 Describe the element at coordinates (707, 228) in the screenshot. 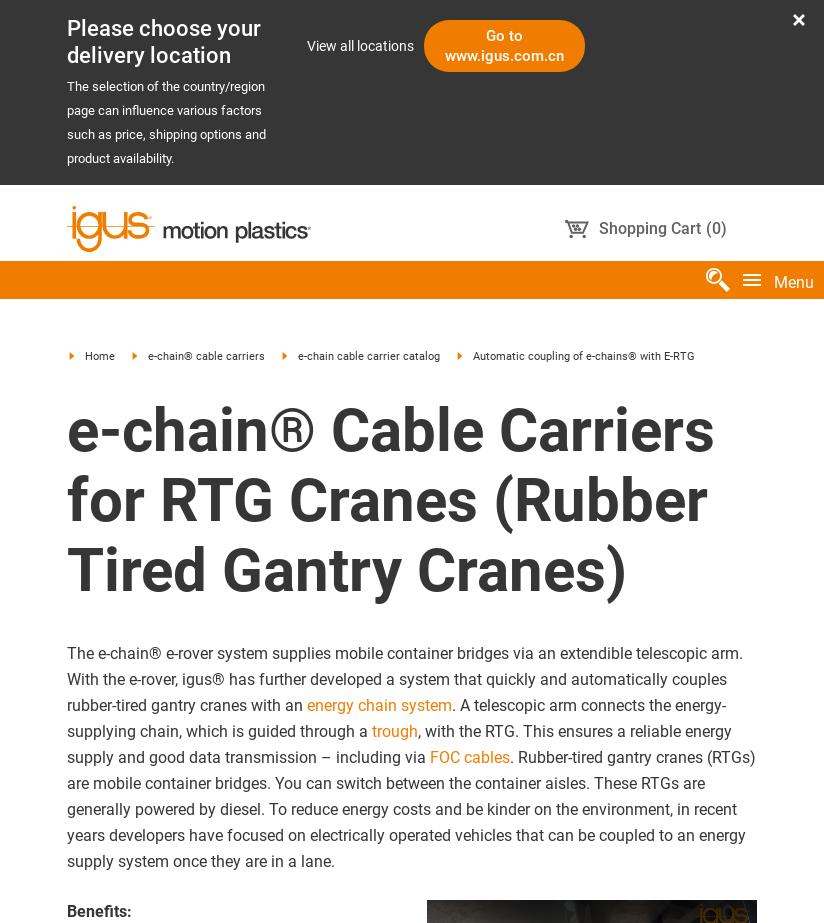

I see `'('` at that location.